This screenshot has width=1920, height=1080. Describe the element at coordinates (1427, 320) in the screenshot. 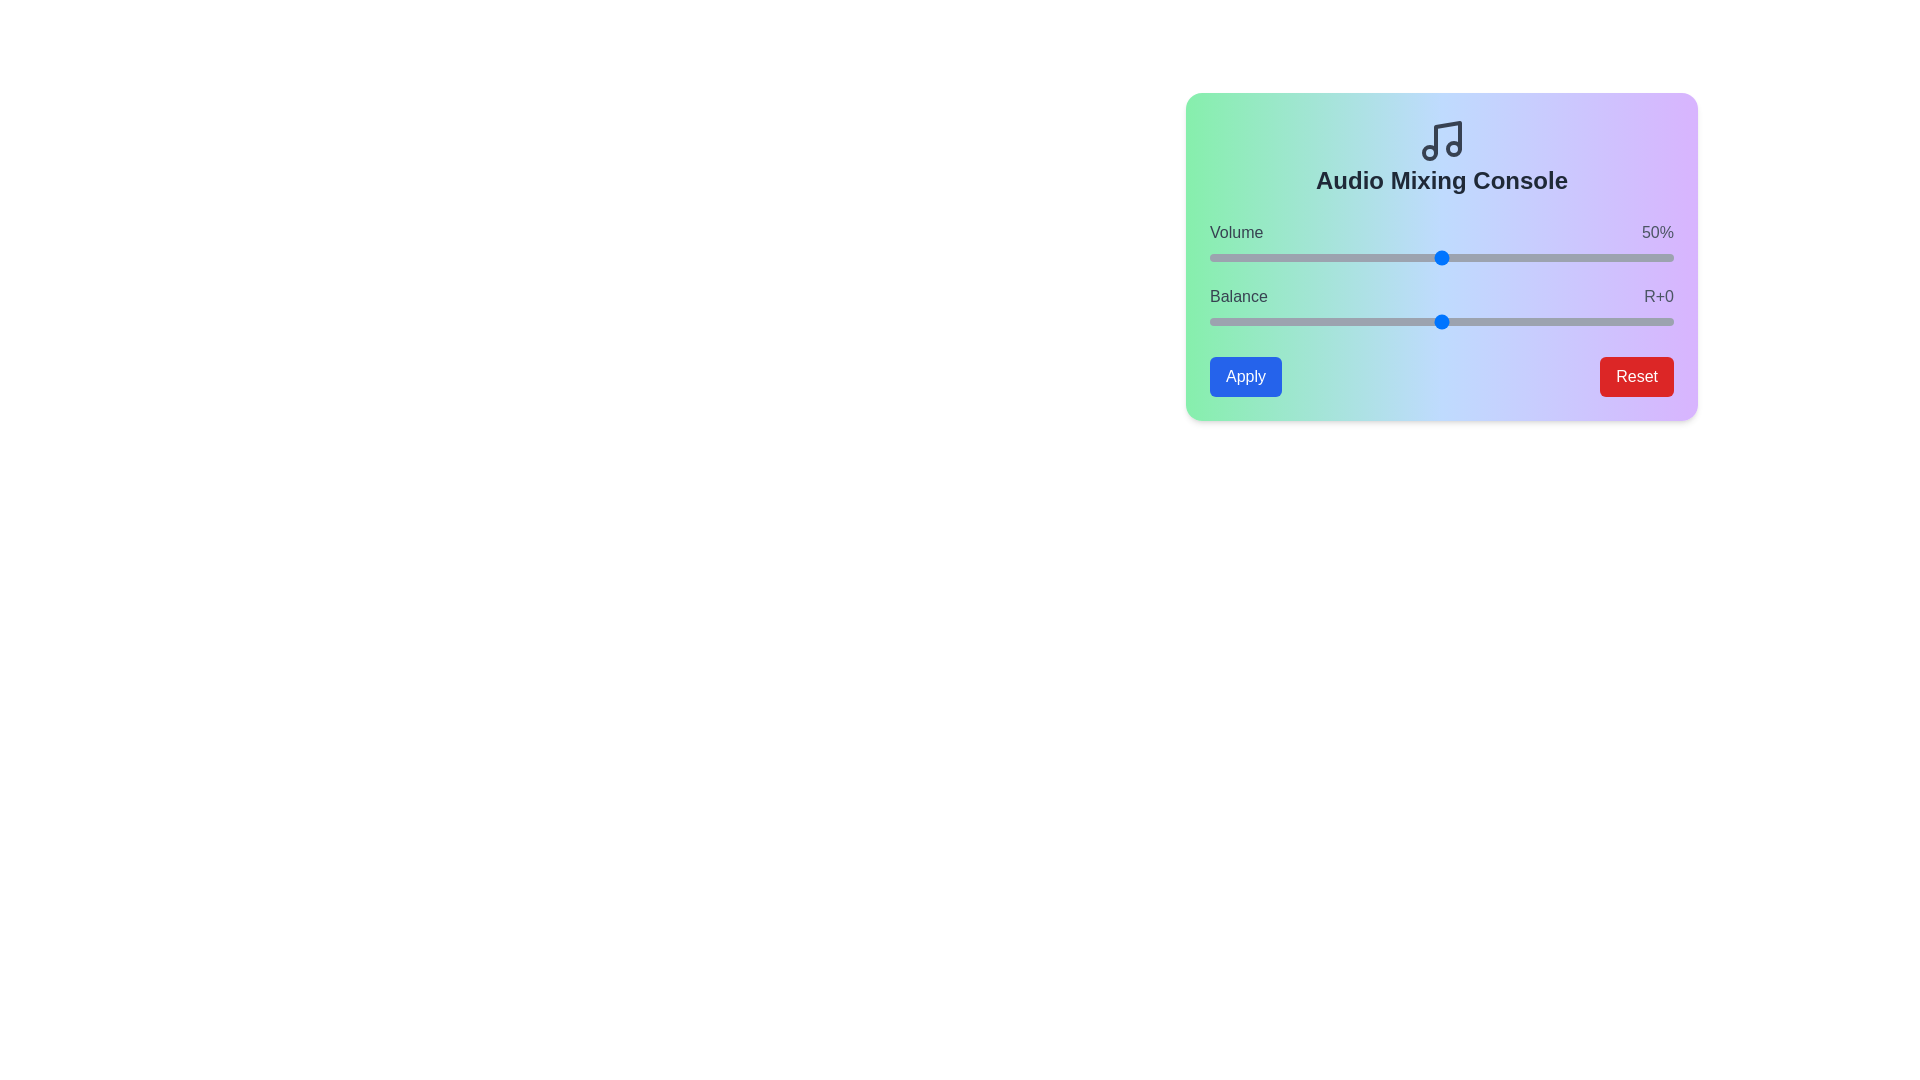

I see `balance` at that location.